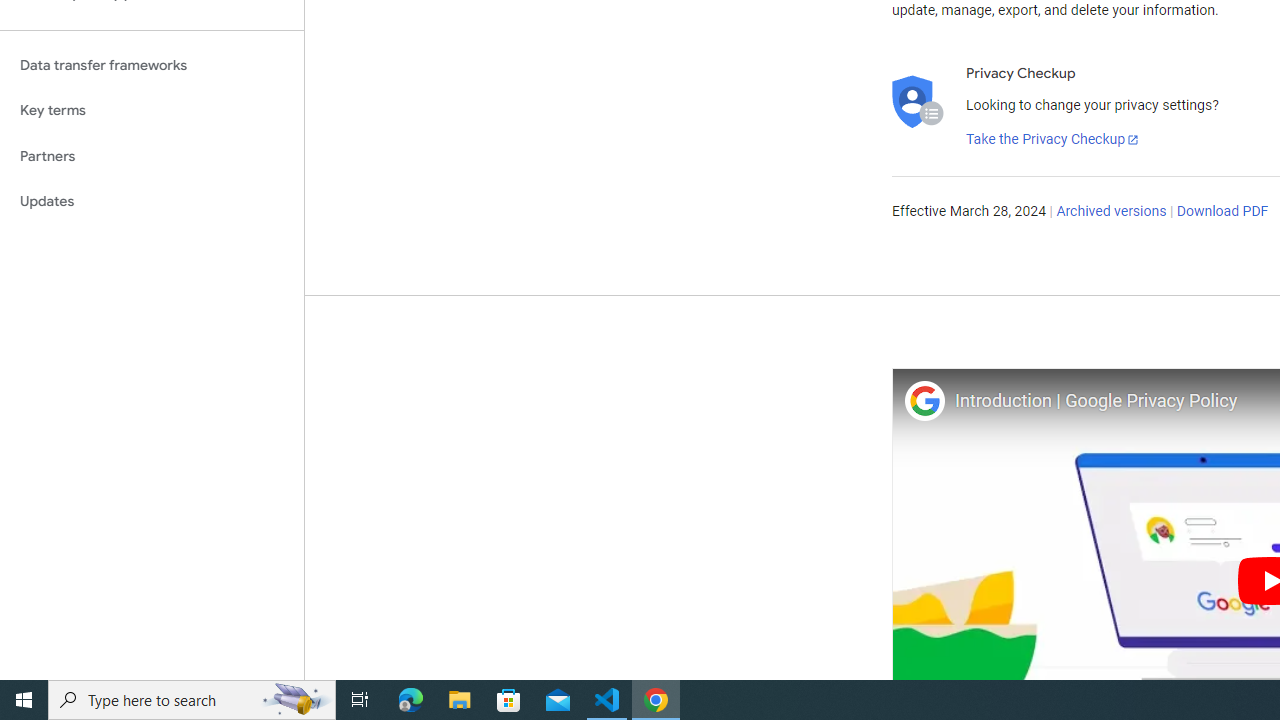 The width and height of the screenshot is (1280, 720). What do you see at coordinates (151, 155) in the screenshot?
I see `'Partners'` at bounding box center [151, 155].